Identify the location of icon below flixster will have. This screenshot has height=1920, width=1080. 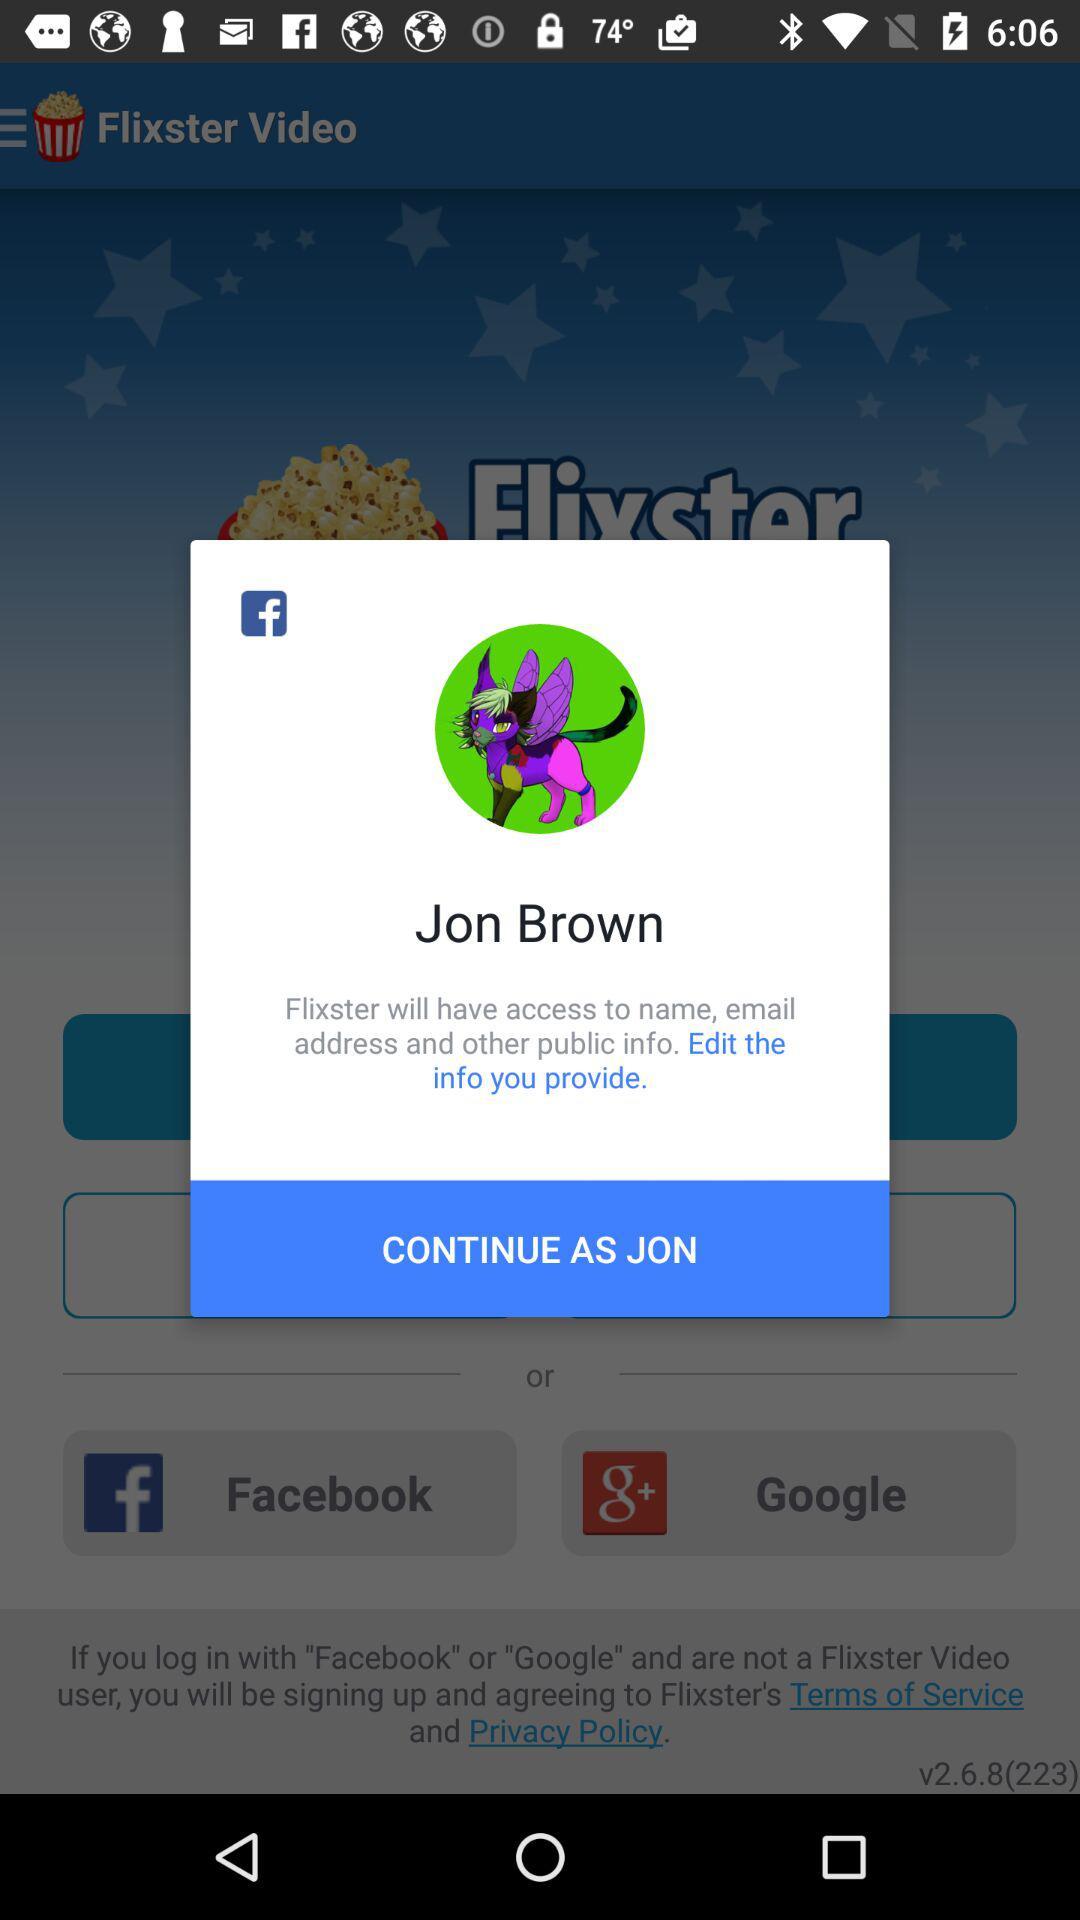
(540, 1247).